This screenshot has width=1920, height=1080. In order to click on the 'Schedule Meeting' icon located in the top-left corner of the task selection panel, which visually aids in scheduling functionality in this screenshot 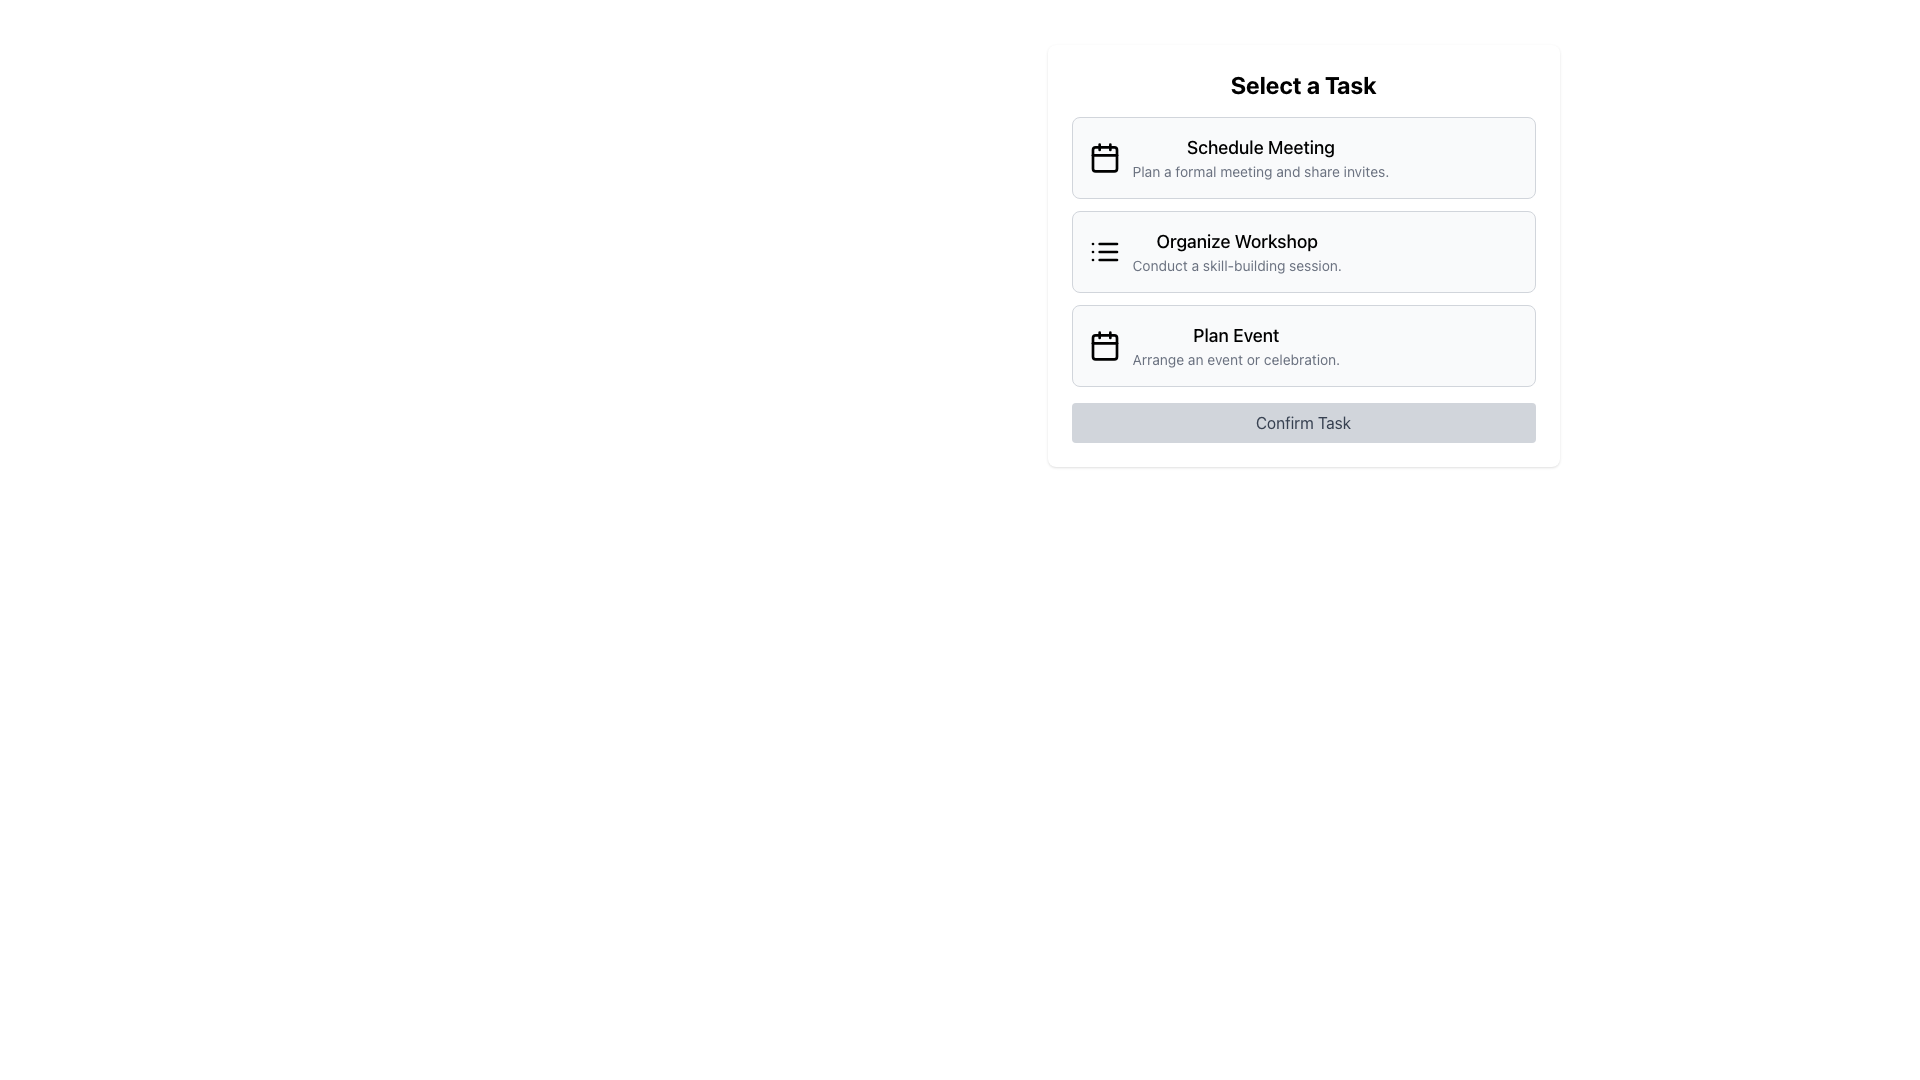, I will do `click(1103, 157)`.